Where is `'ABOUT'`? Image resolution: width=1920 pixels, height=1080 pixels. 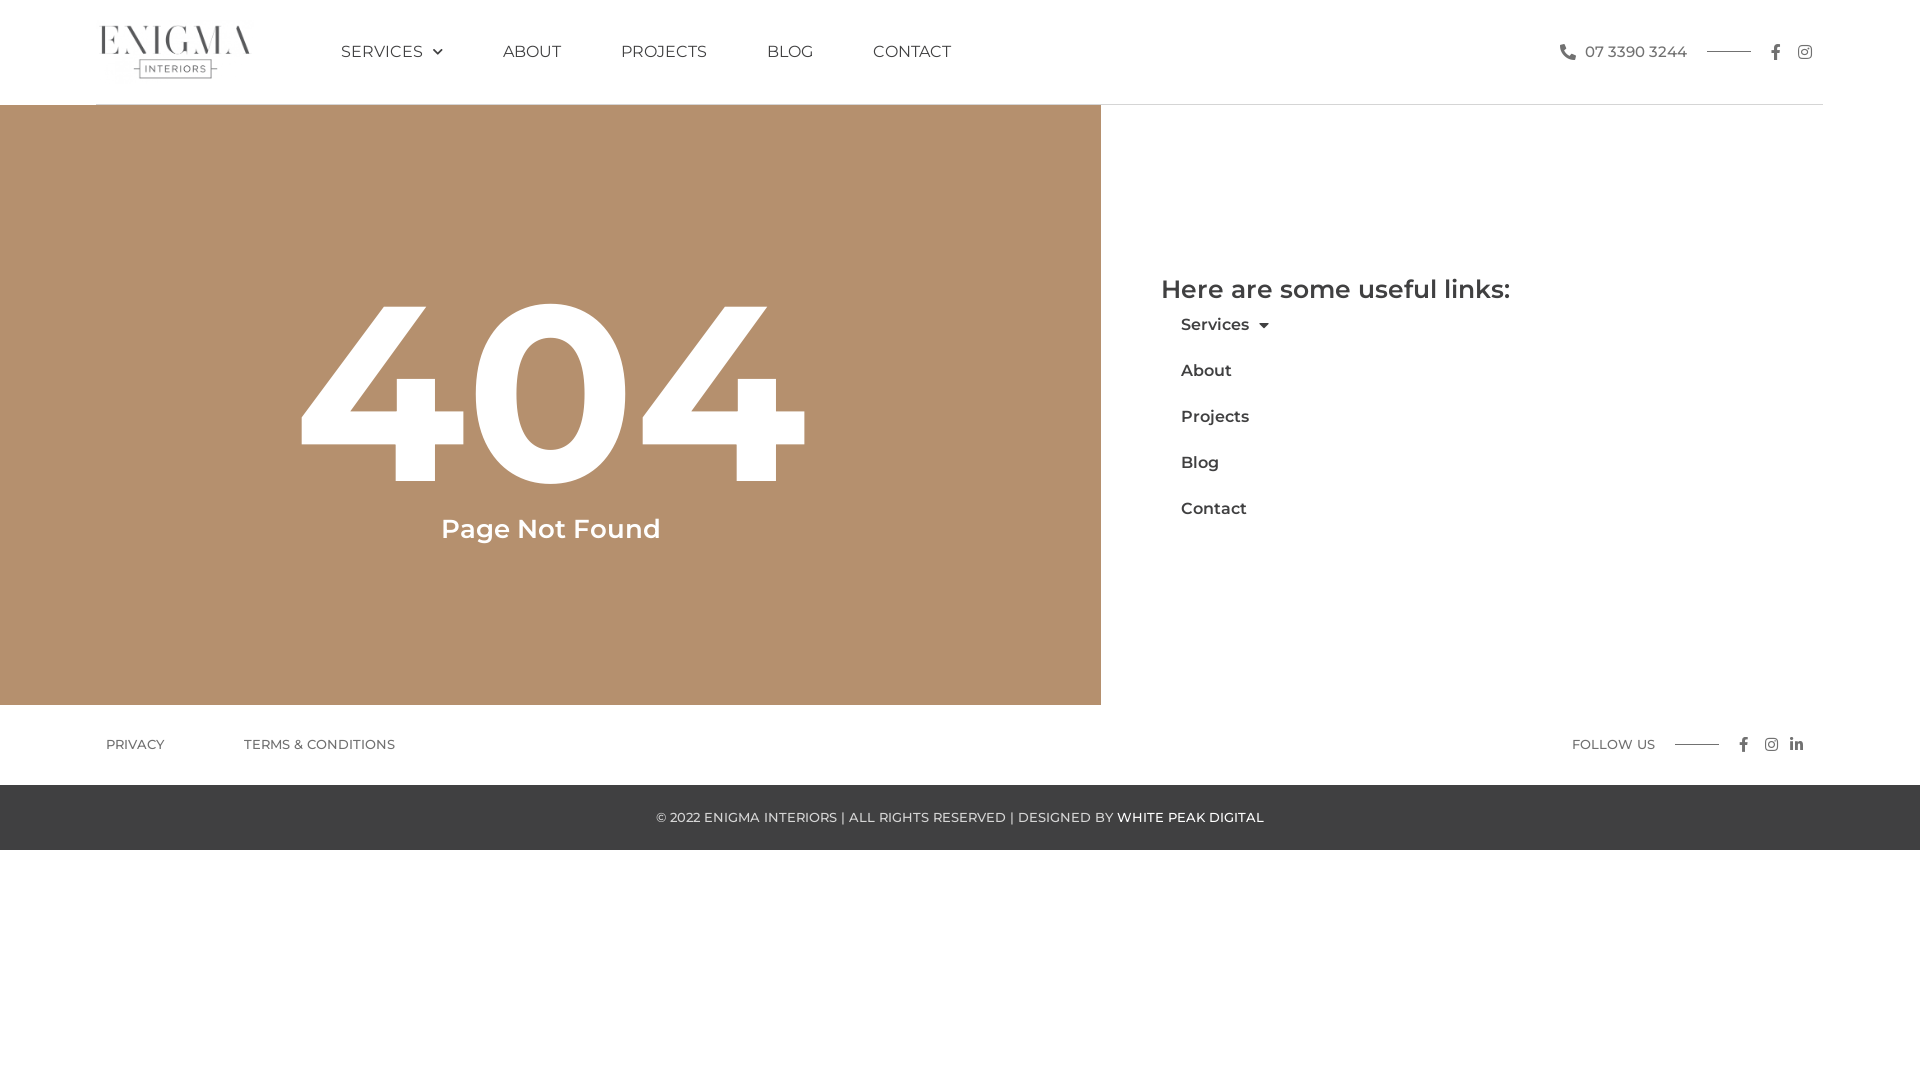
'ABOUT' is located at coordinates (532, 50).